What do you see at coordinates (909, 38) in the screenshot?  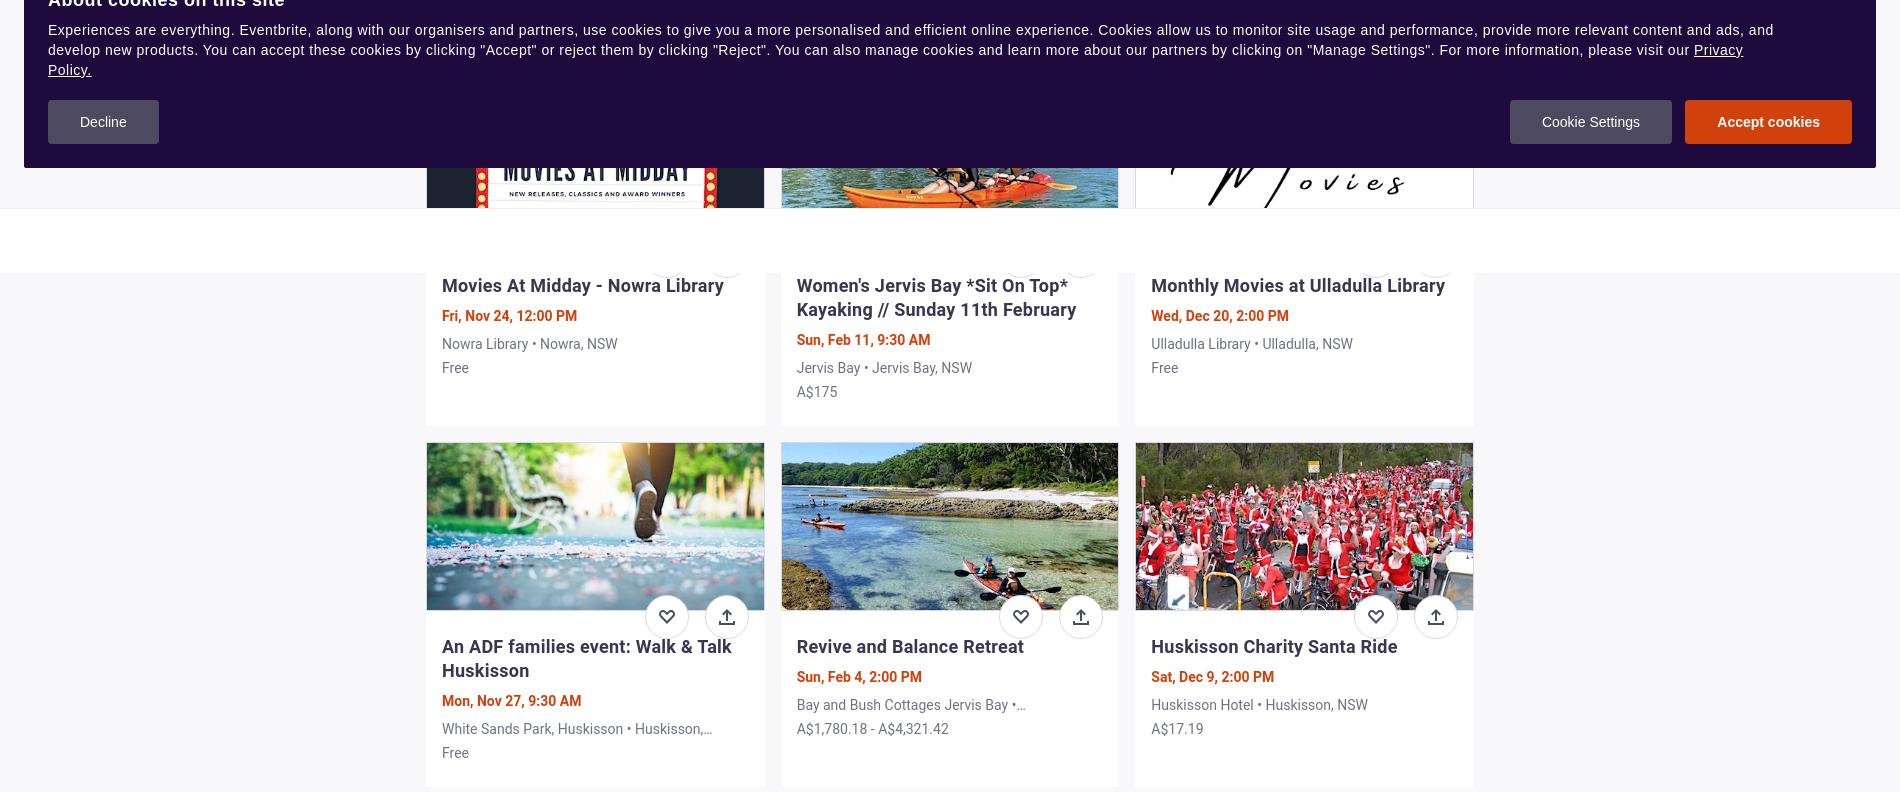 I see `'Experiences are everything. Eventbrite, along with our organisers and partners, use cookies to give you a more personalised and efficient online experience. Cookies allow us to monitor site usage and performance, provide more relevant content and ads, and develop new products. You can accept these cookies by clicking "Accept" or reject them by clicking "Reject". You can also manage cookies and learn more about our partners by clicking on "Manage Settings".  For more information, please visit our'` at bounding box center [909, 38].